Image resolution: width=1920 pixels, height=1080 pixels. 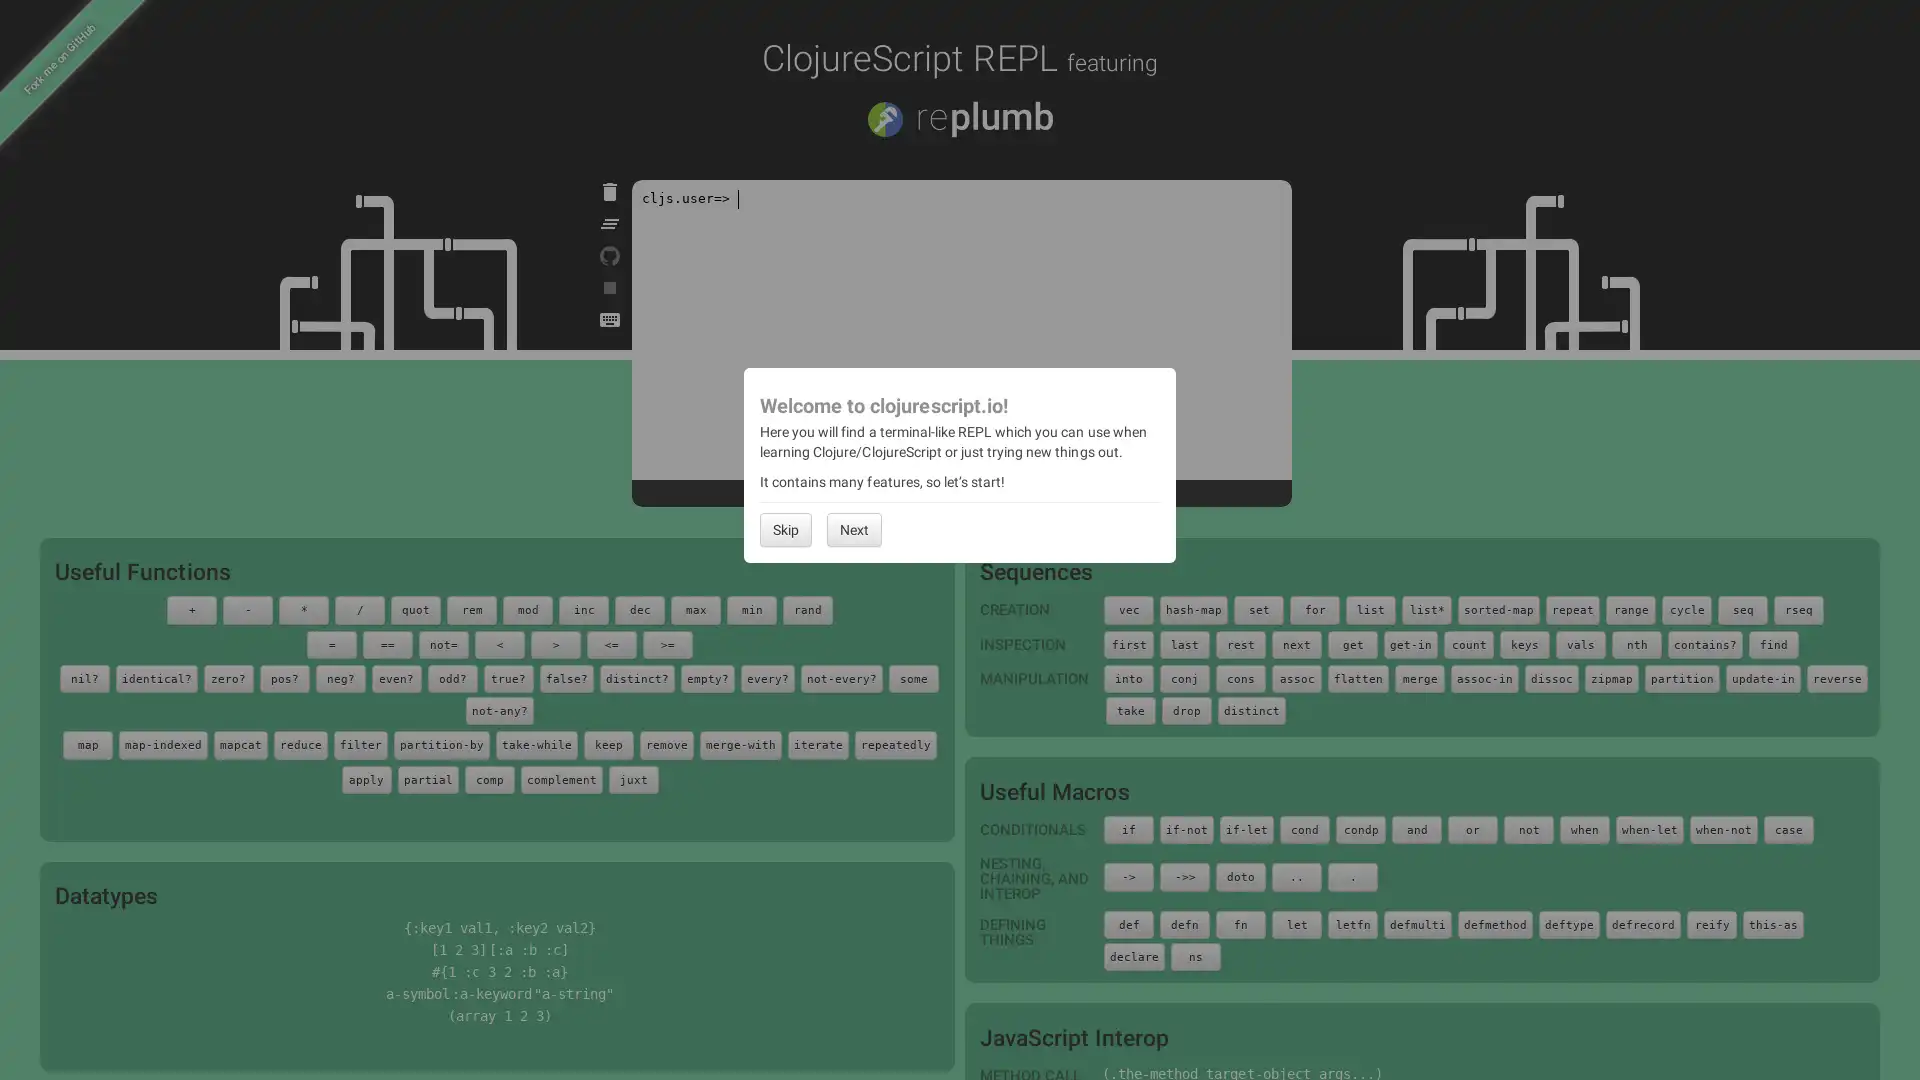 What do you see at coordinates (450, 677) in the screenshot?
I see `odd?` at bounding box center [450, 677].